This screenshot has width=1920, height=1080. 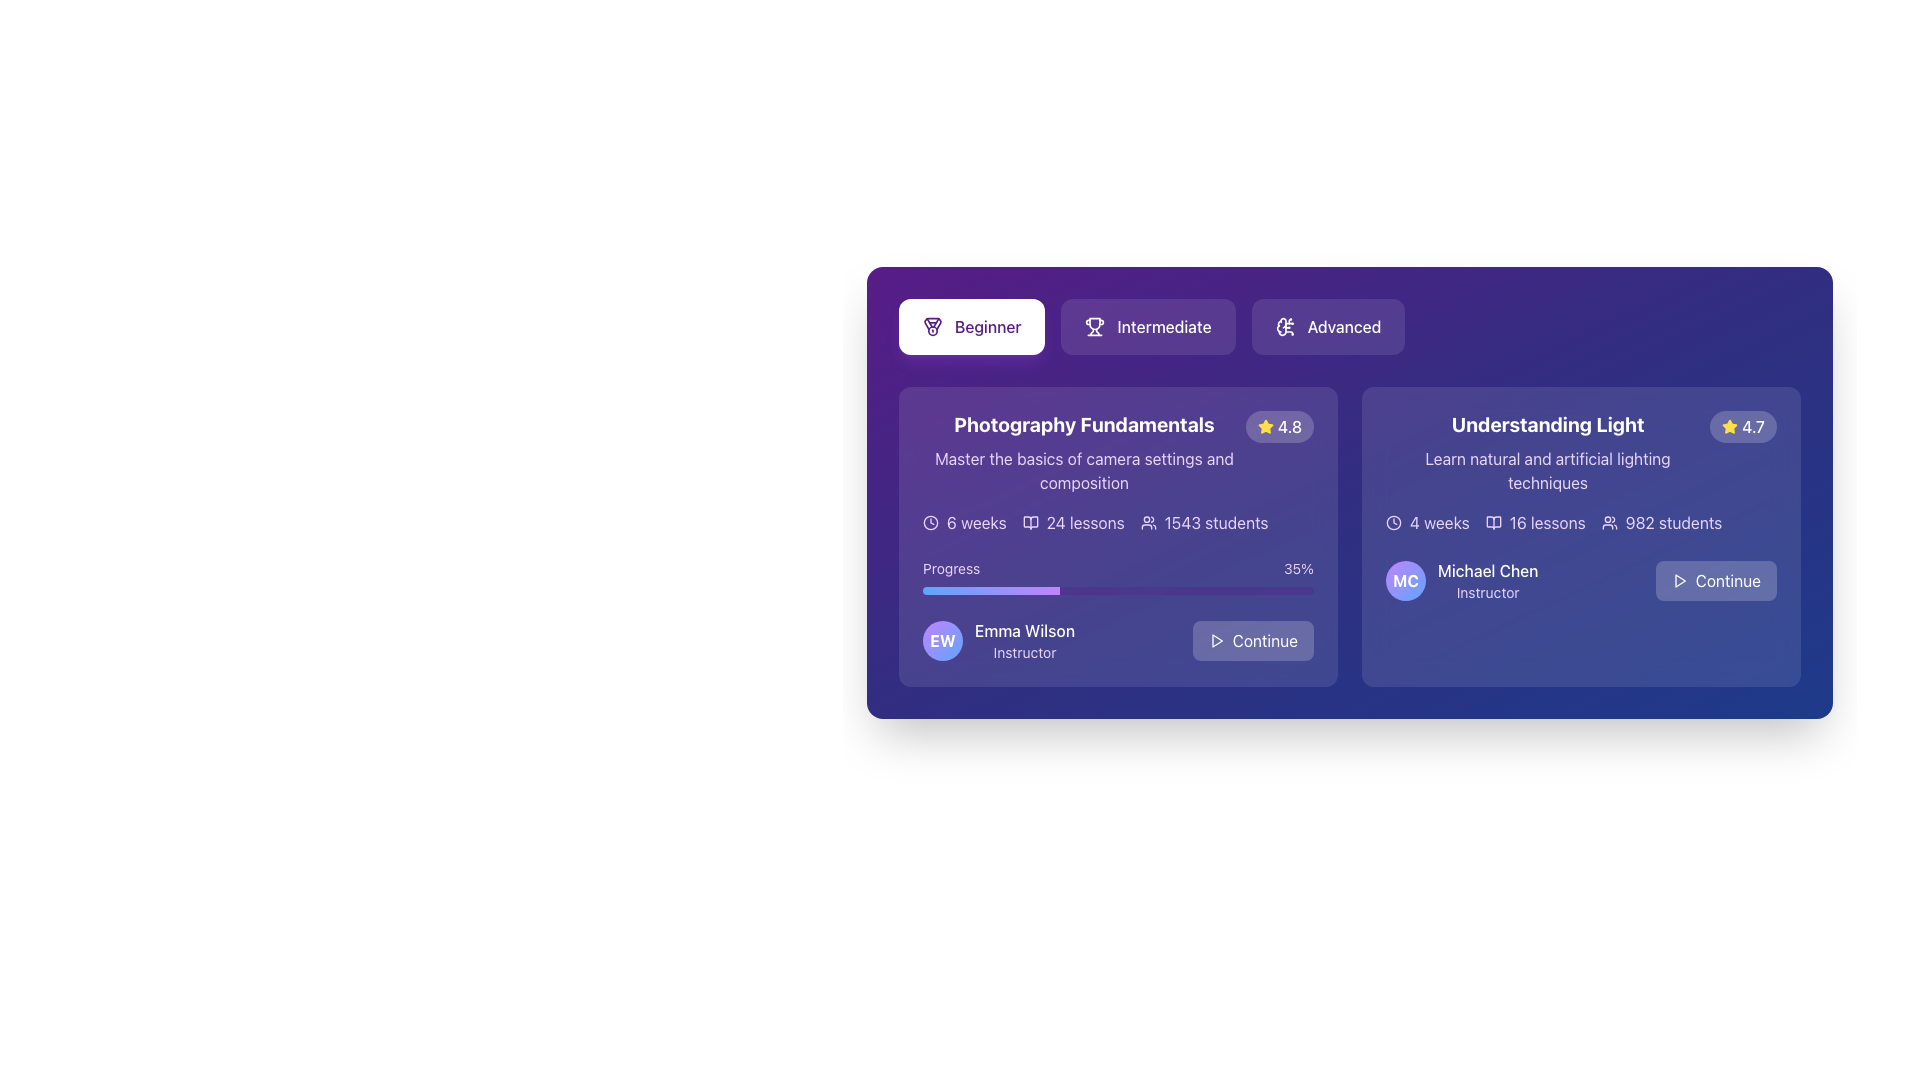 I want to click on the icon representing lessons located in the bottom-left corner of the purple card labeled 'Photography Fundamentals', aligned left to the text '24 lessons', so click(x=1030, y=522).